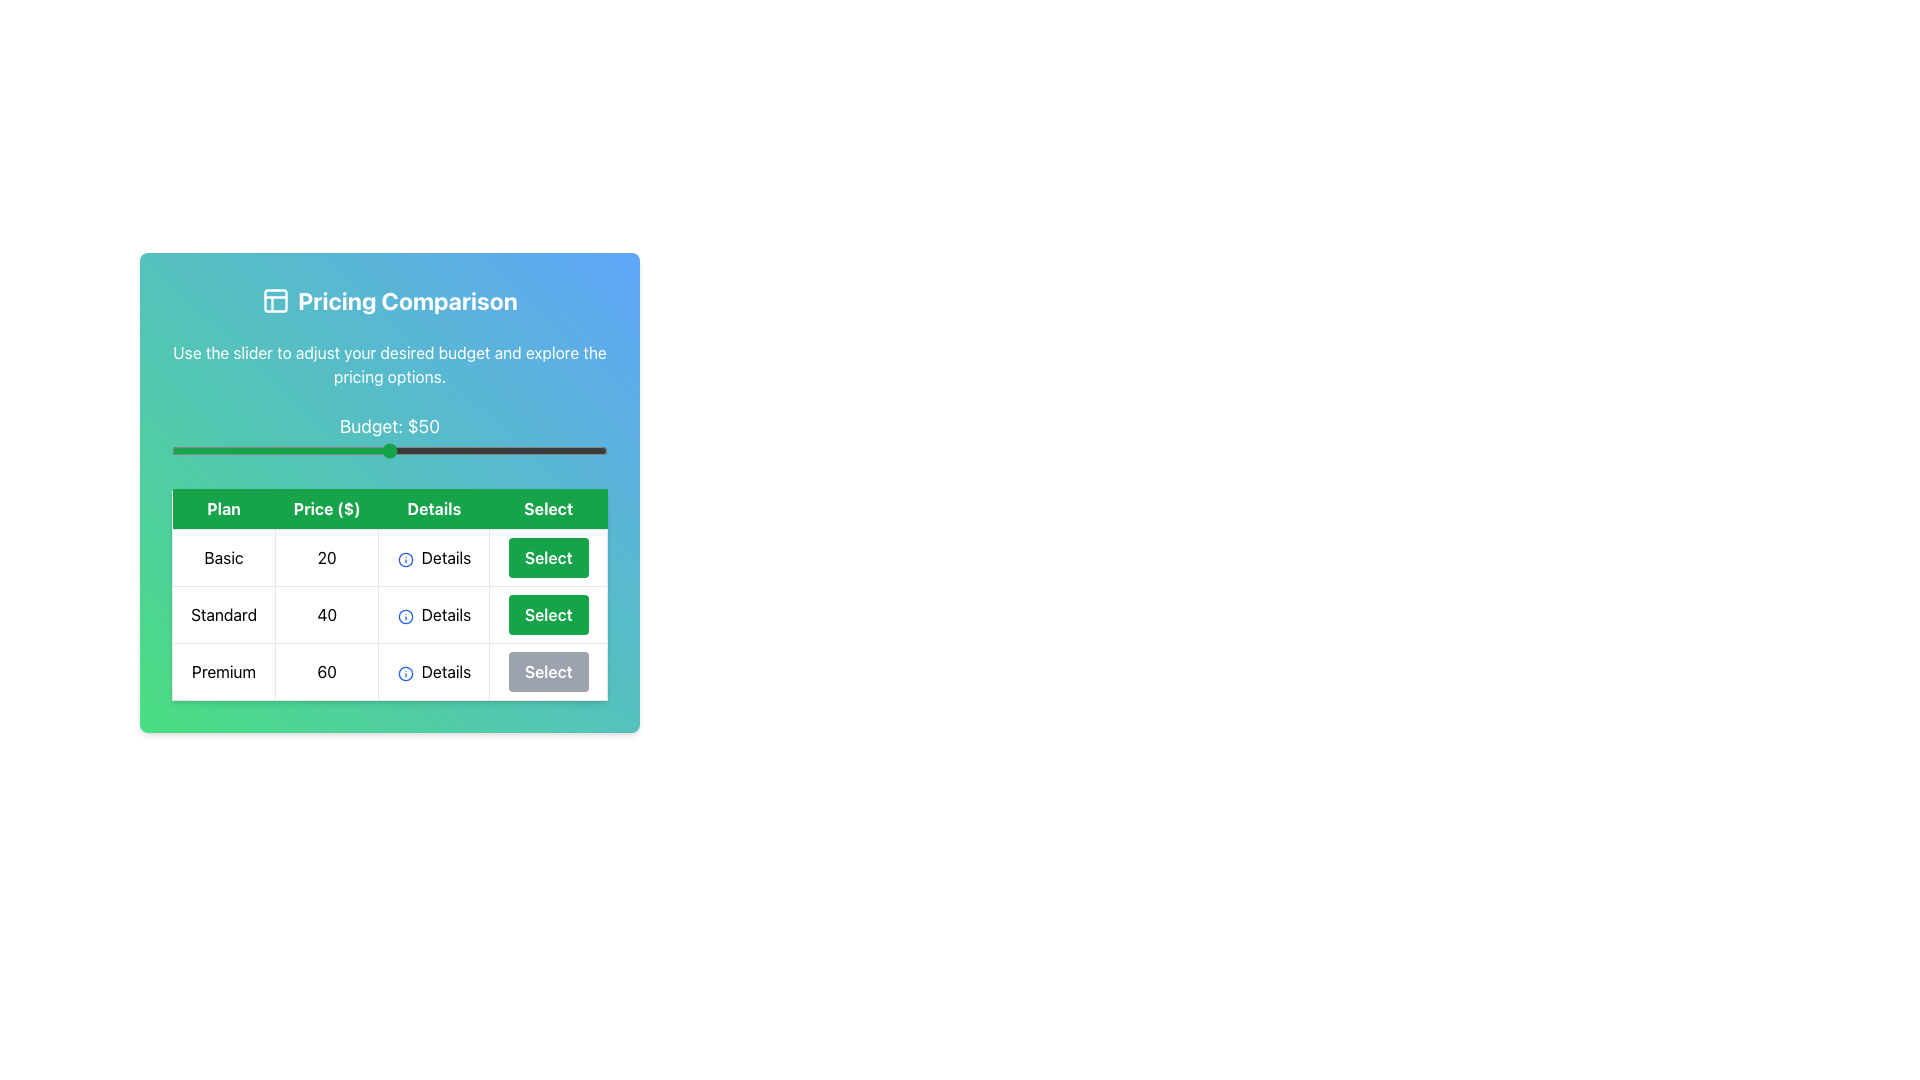  I want to click on text displayed on the 'Standard' label in the second row under the 'Plan' column, which is adjacent to the 'Price ($)' cell, so click(224, 613).